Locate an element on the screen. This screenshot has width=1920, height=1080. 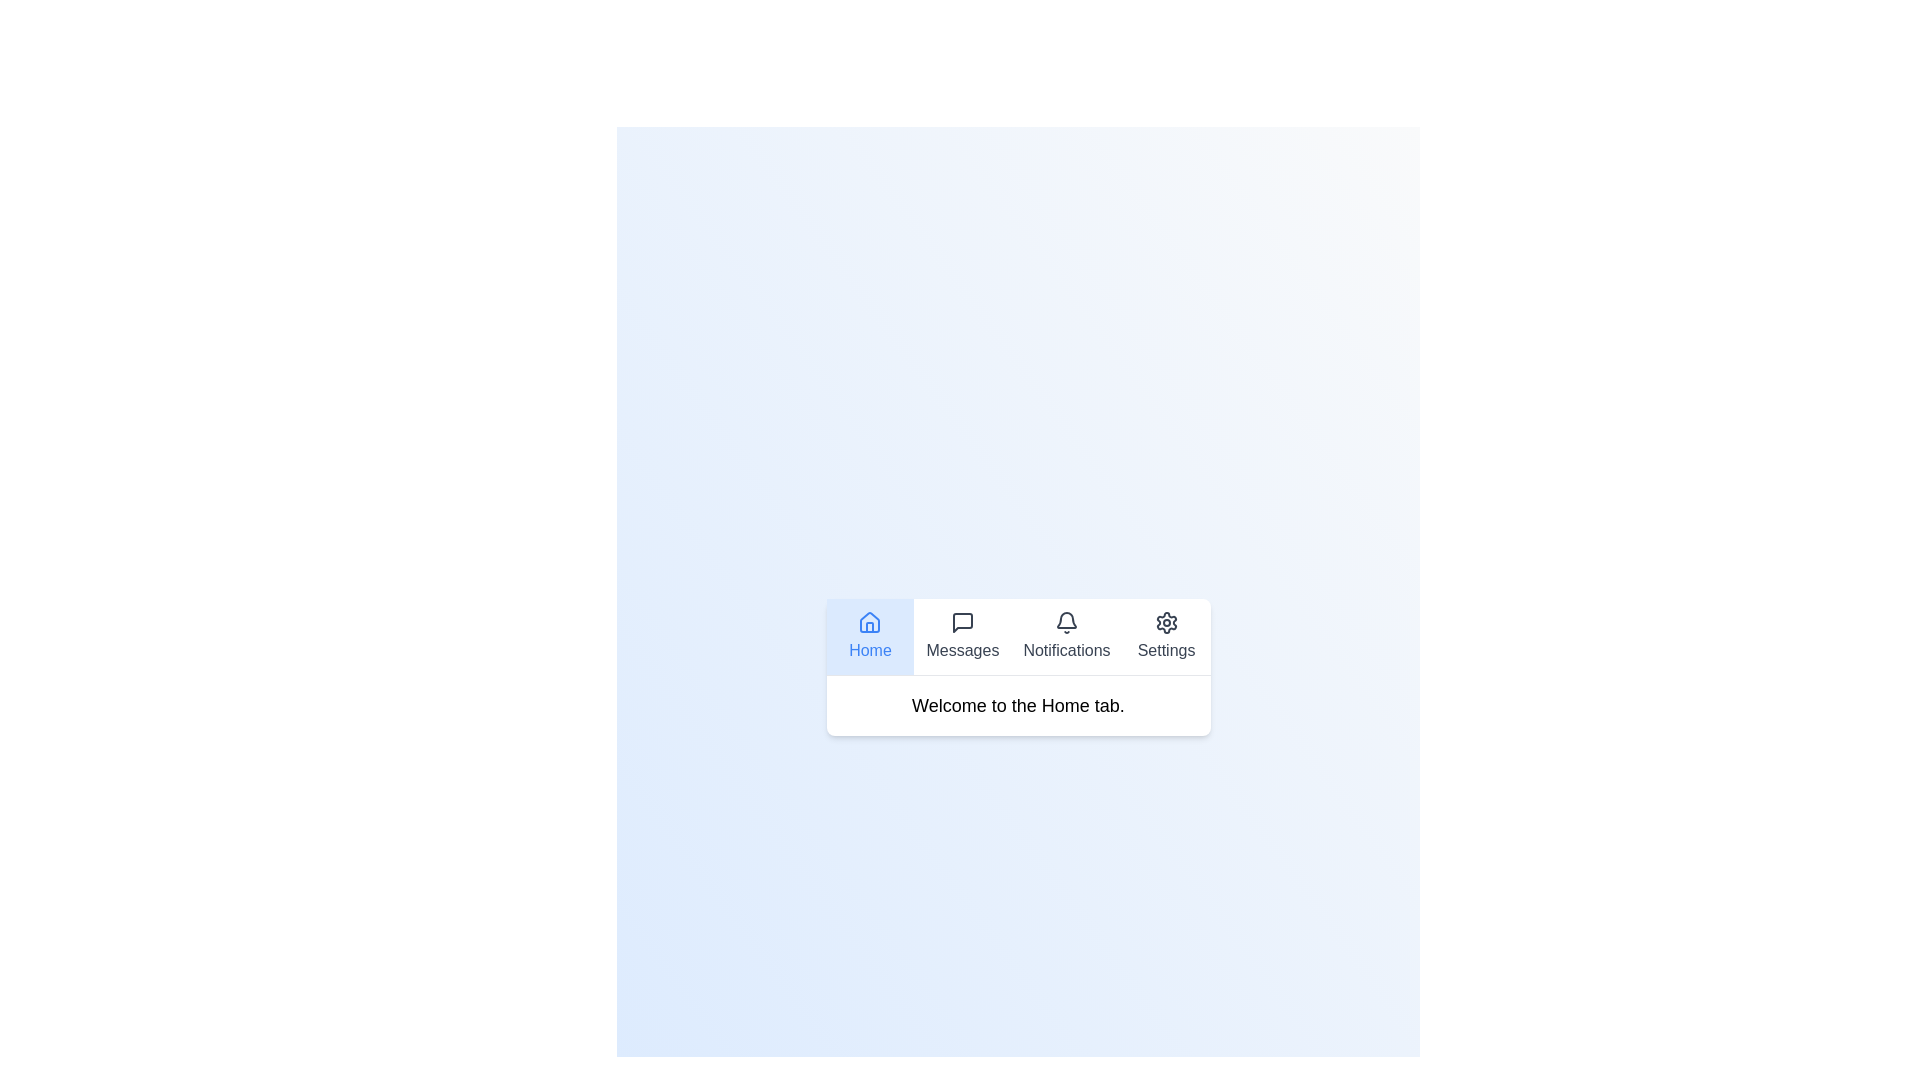
the Notifications label located in the horizontal menu bar, which is the third item from the left is located at coordinates (1065, 650).